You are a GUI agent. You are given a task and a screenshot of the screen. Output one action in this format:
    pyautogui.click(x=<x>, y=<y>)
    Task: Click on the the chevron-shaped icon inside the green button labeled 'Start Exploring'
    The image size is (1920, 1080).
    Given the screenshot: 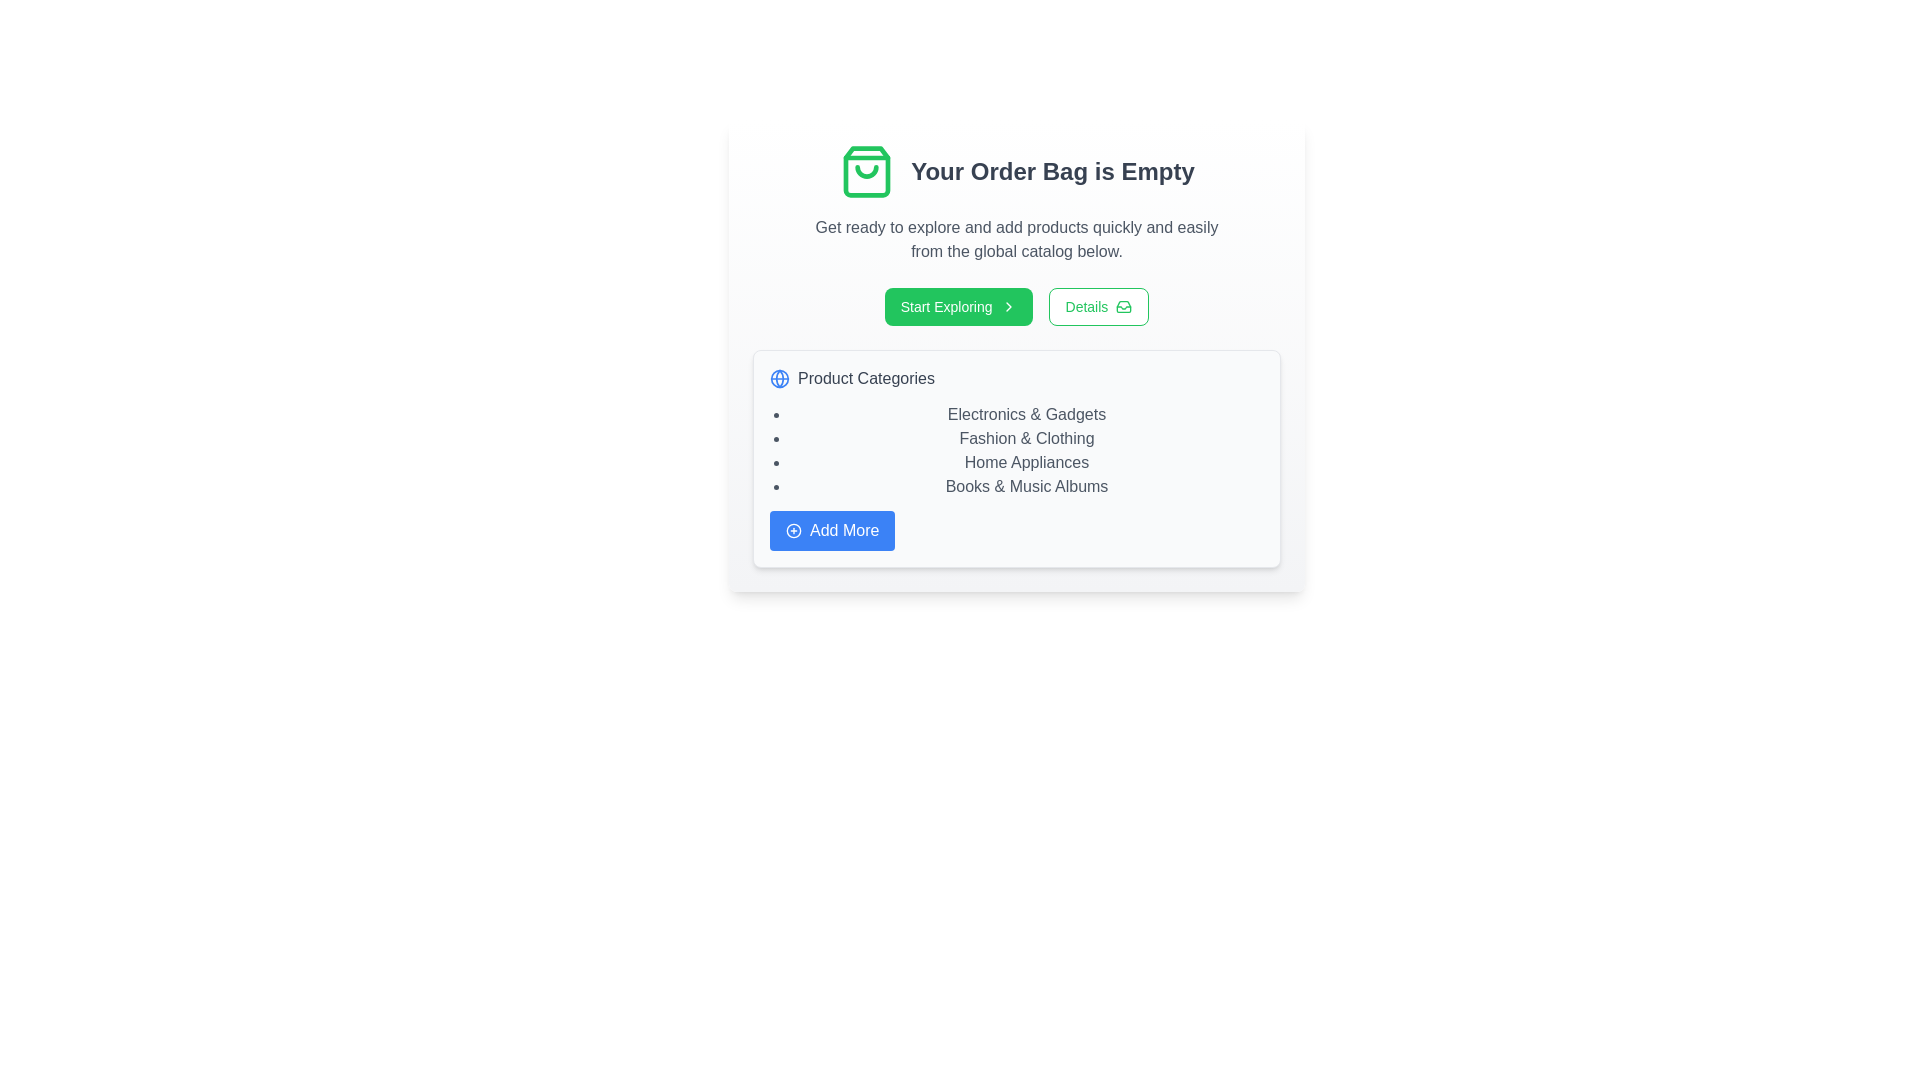 What is the action you would take?
    pyautogui.click(x=1008, y=307)
    